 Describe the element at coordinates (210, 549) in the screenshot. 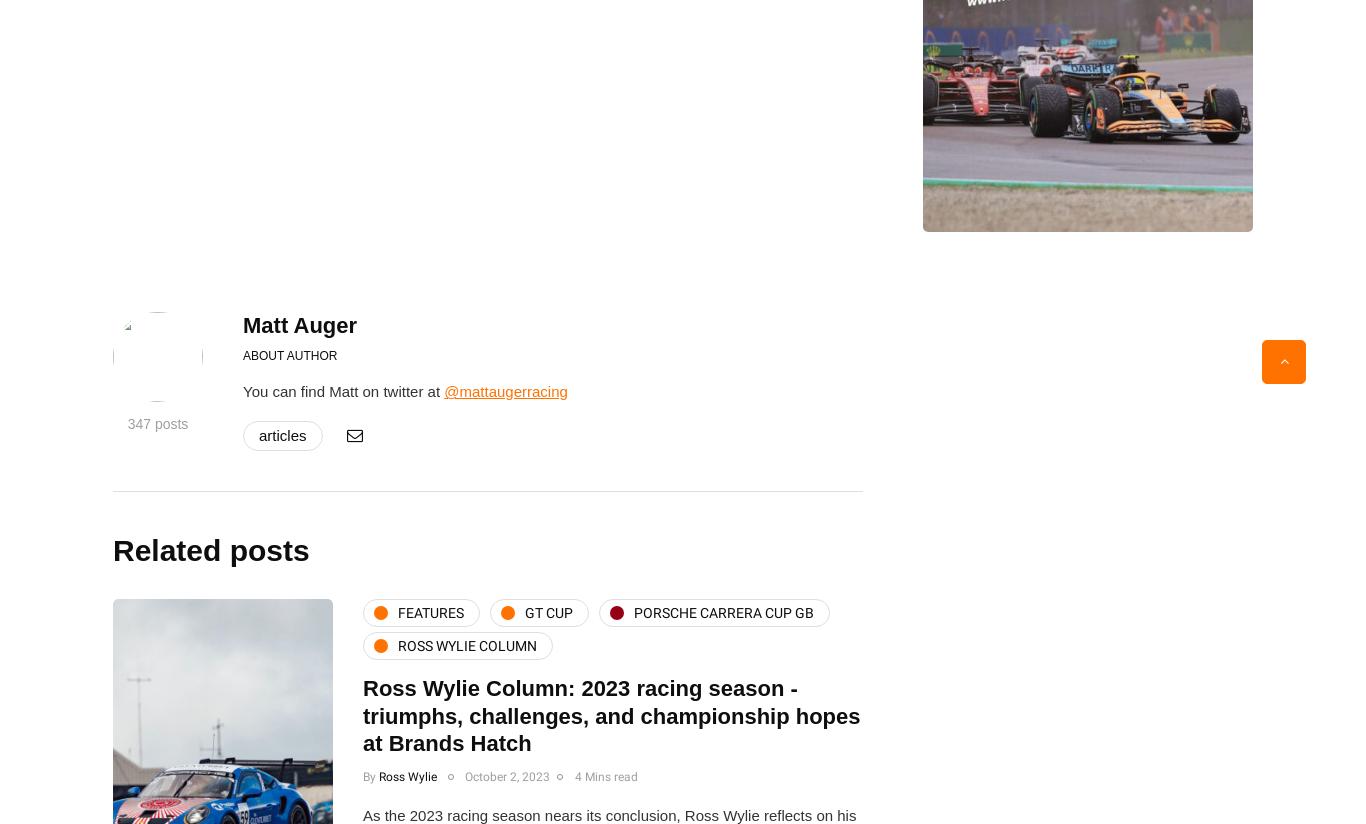

I see `'Related posts'` at that location.